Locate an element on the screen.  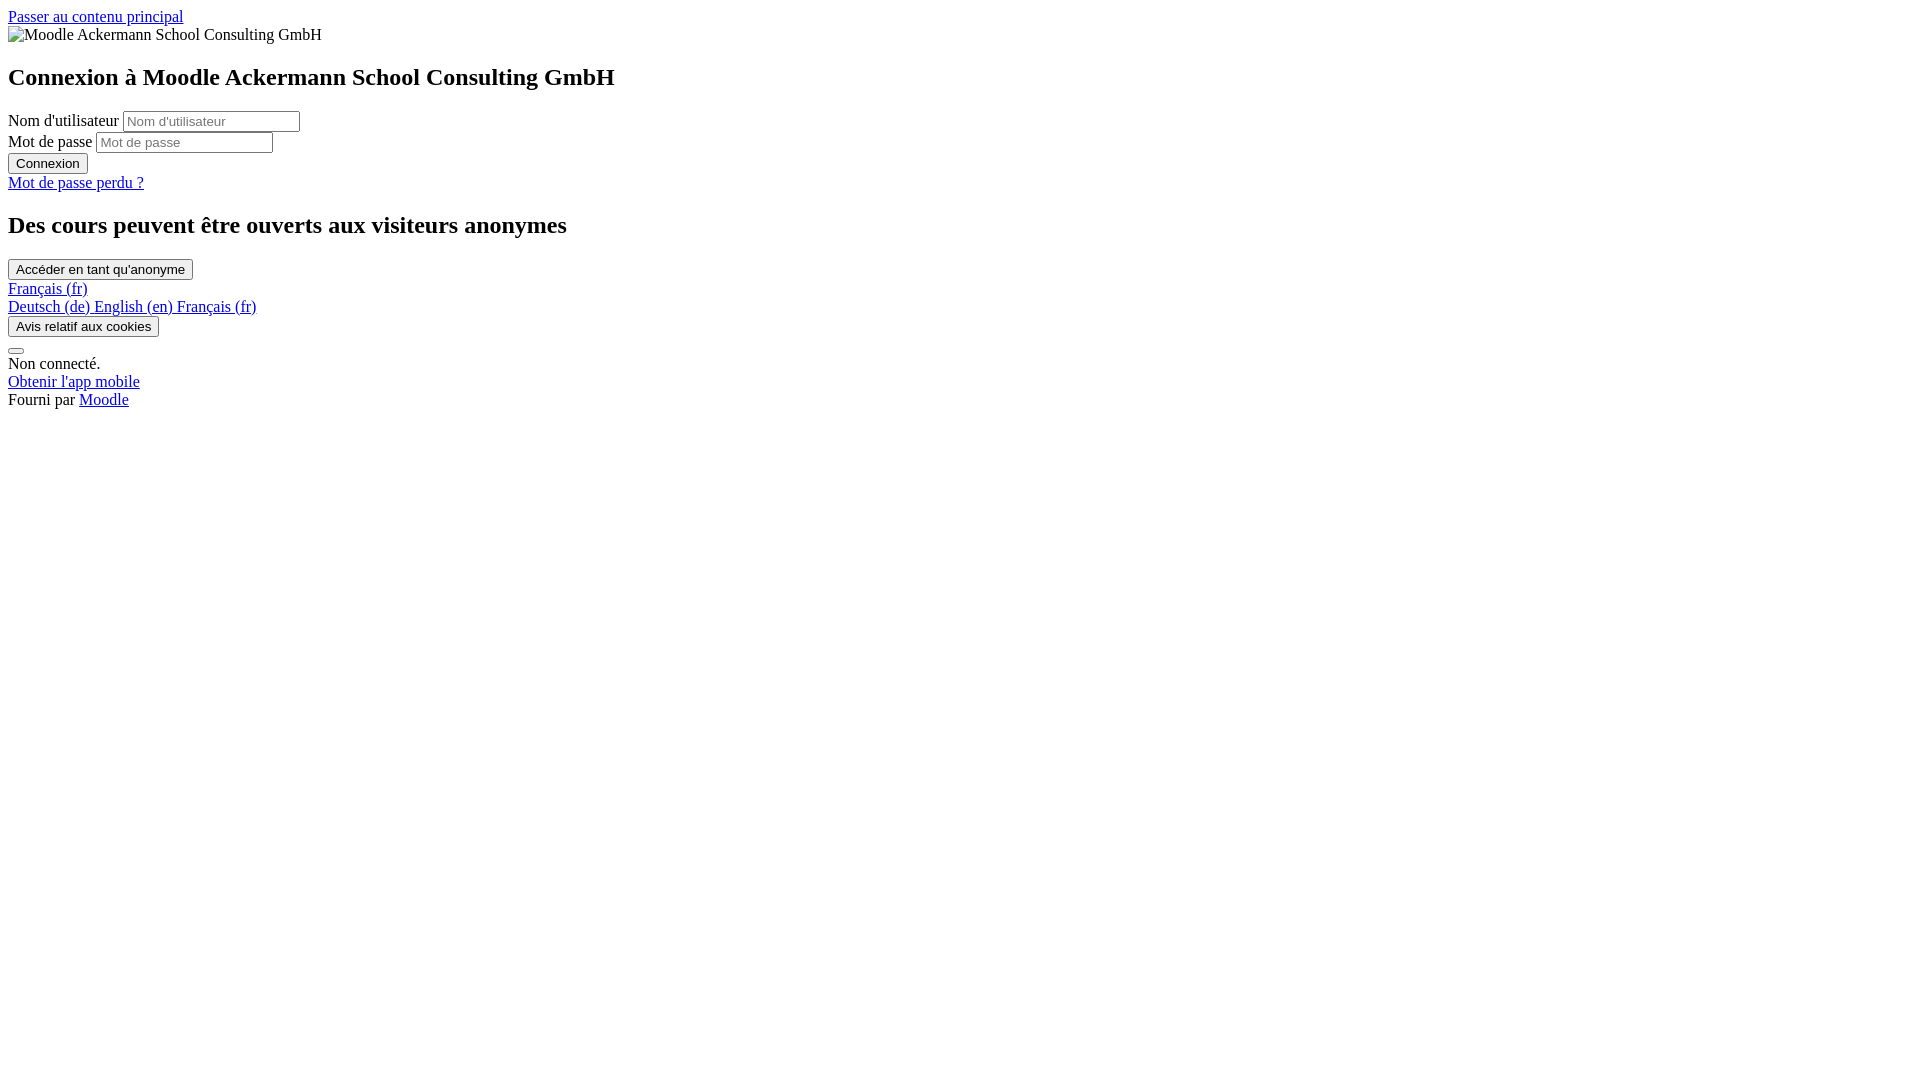
'Deutsch (de)' is located at coordinates (51, 306).